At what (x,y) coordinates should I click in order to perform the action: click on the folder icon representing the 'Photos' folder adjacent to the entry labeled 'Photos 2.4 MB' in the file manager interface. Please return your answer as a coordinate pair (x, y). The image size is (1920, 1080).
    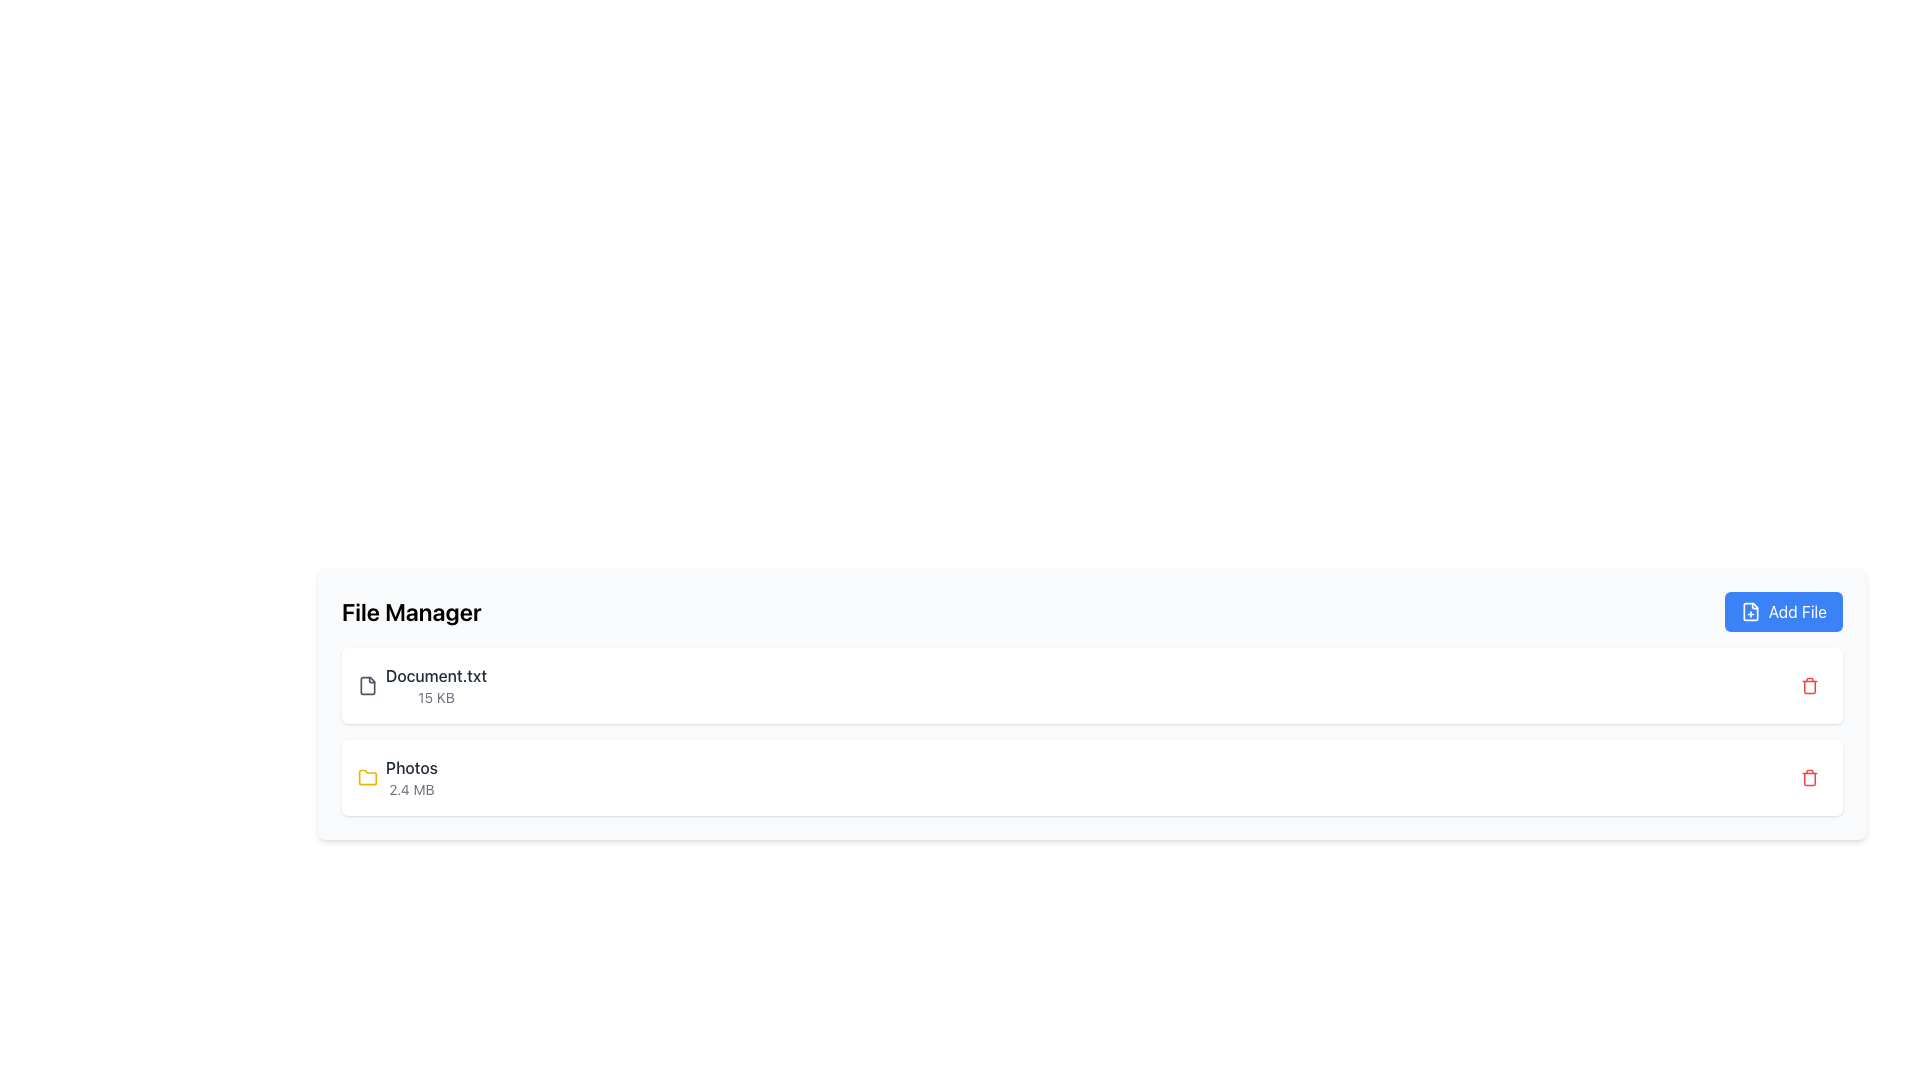
    Looking at the image, I should click on (368, 775).